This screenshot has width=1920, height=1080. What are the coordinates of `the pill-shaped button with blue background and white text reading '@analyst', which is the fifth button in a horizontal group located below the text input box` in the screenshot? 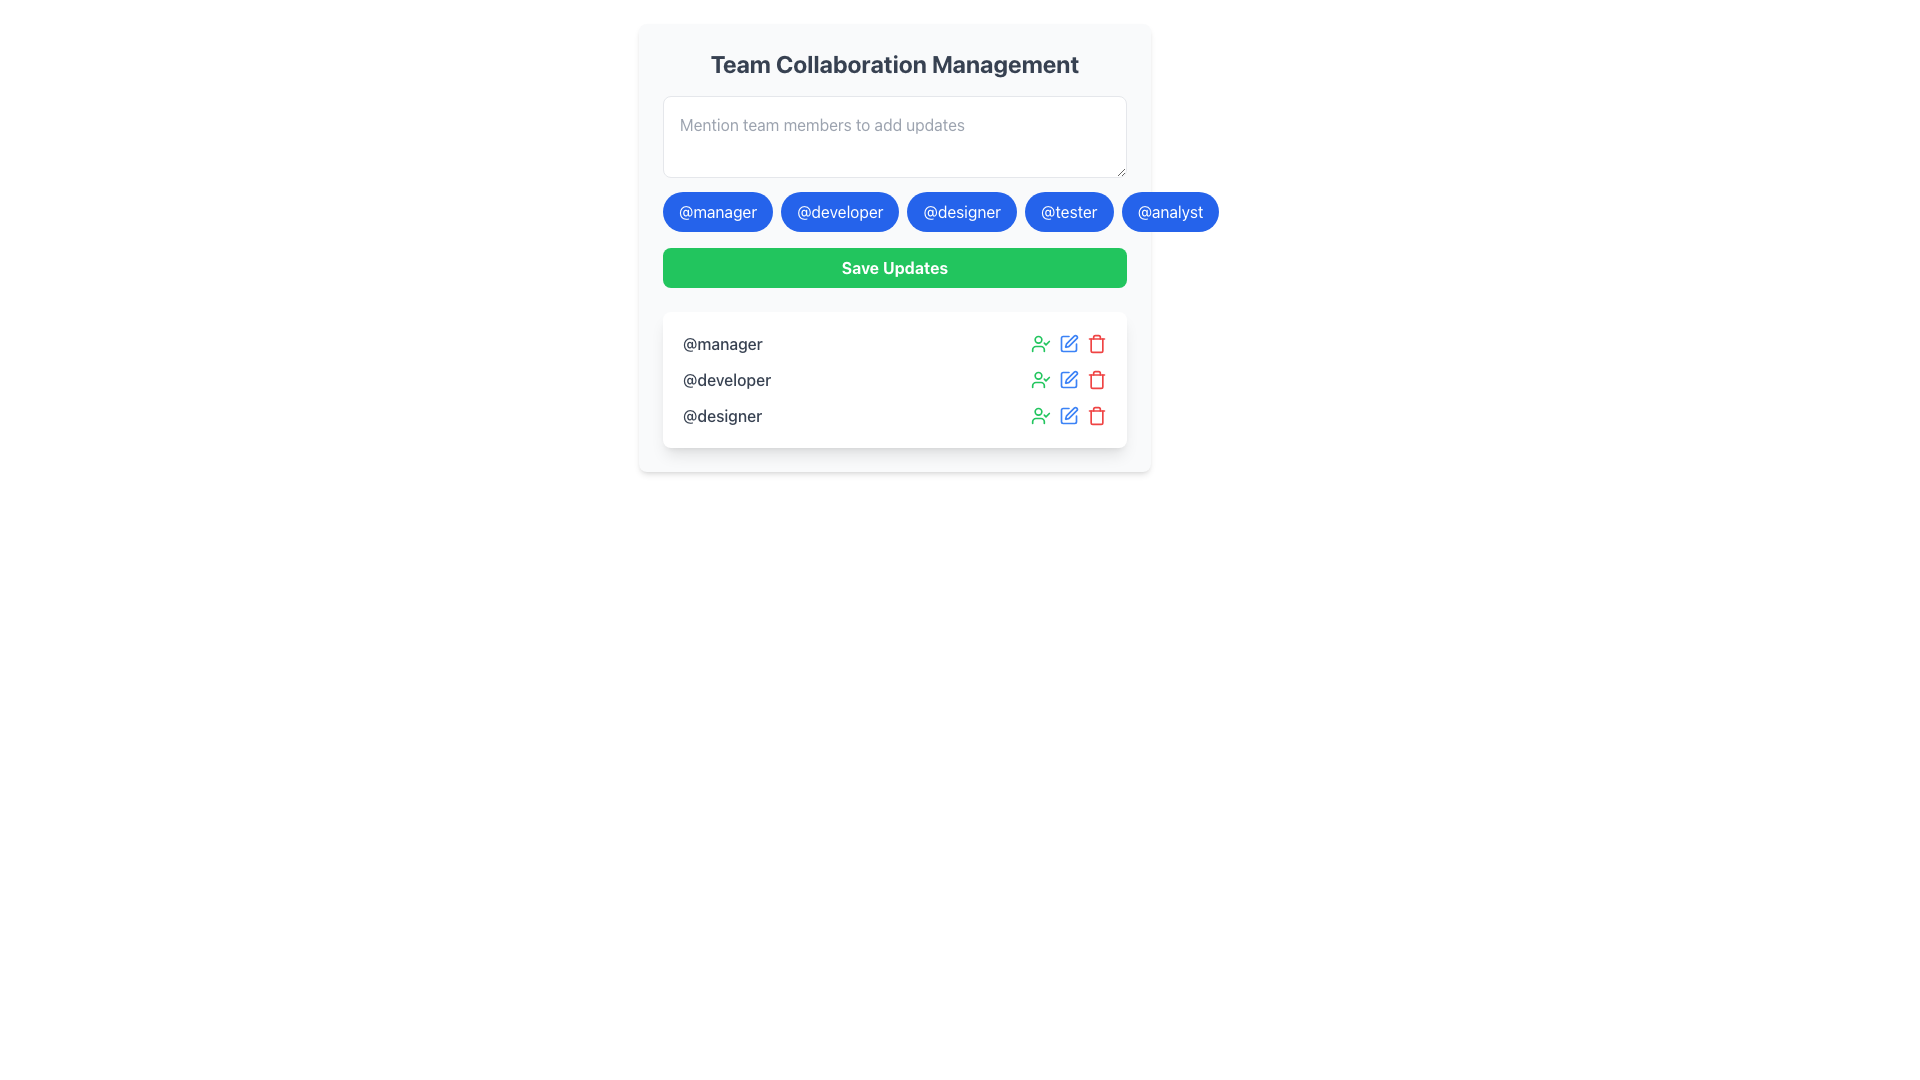 It's located at (1170, 212).